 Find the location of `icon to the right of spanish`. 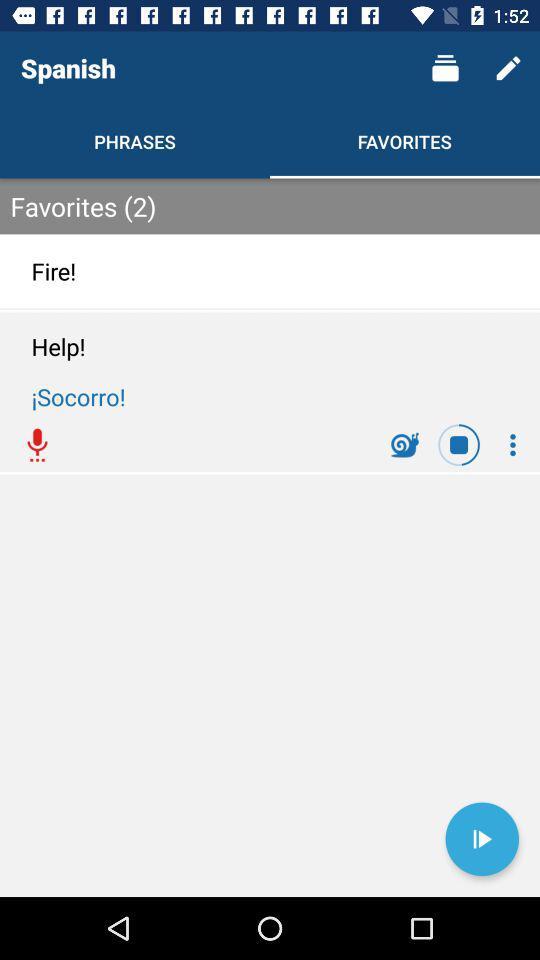

icon to the right of spanish is located at coordinates (445, 68).